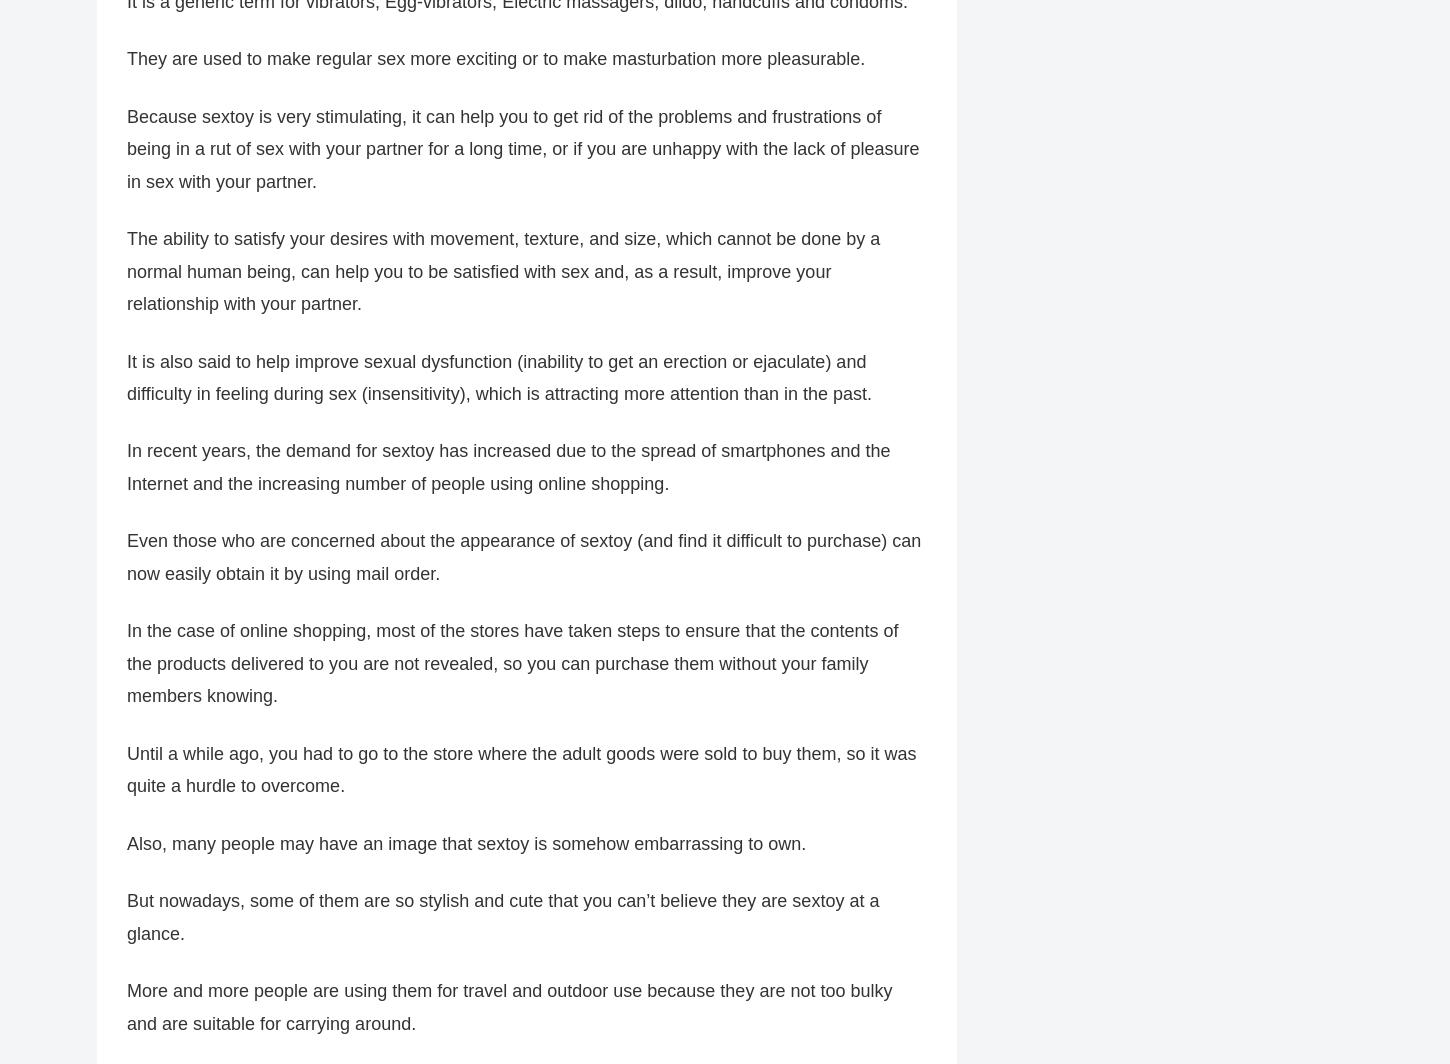  Describe the element at coordinates (521, 769) in the screenshot. I see `'Until a while ago, you had to go to the store where the adult goods were sold to buy them, so it was quite a hurdle to overcome.'` at that location.